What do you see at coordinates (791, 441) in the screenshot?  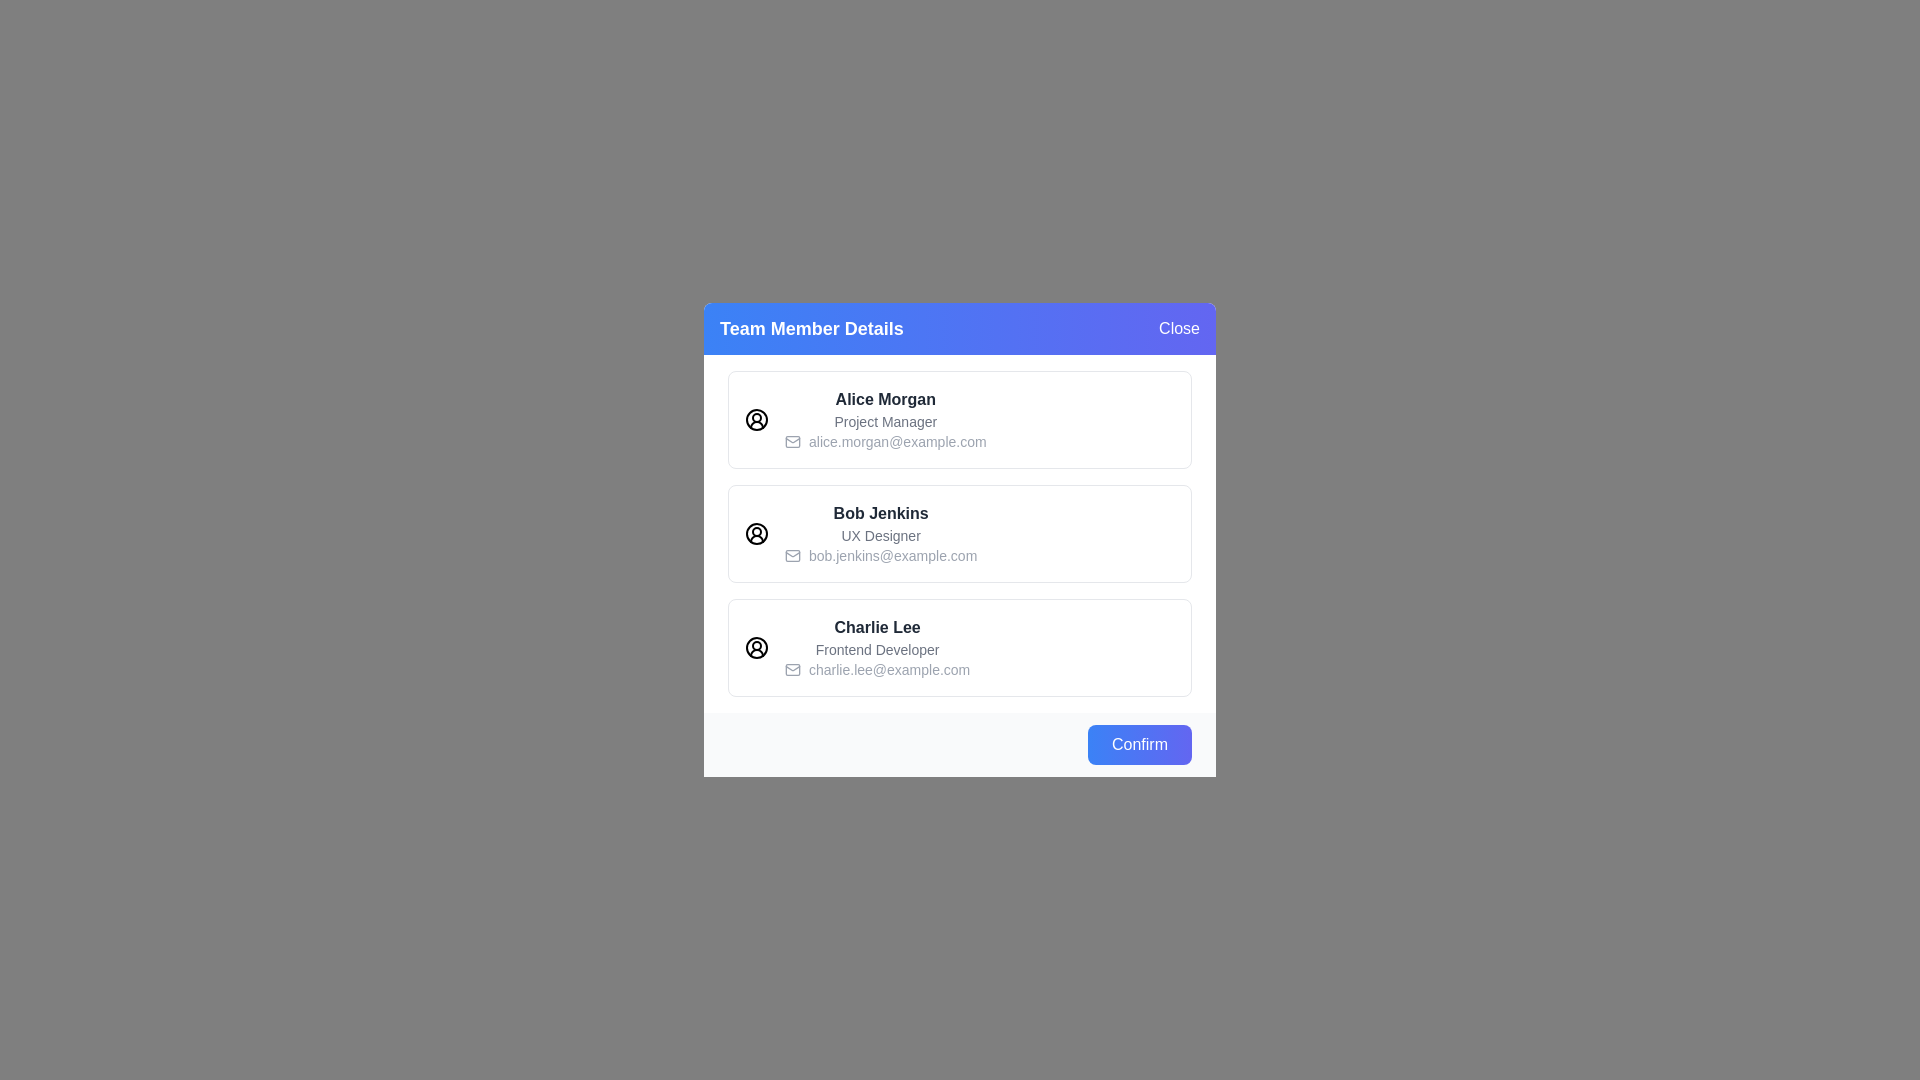 I see `the envelope icon representing an email action, located to the left of the email address 'alice.morgan@example.com' in the 'Team Member Details' modal` at bounding box center [791, 441].